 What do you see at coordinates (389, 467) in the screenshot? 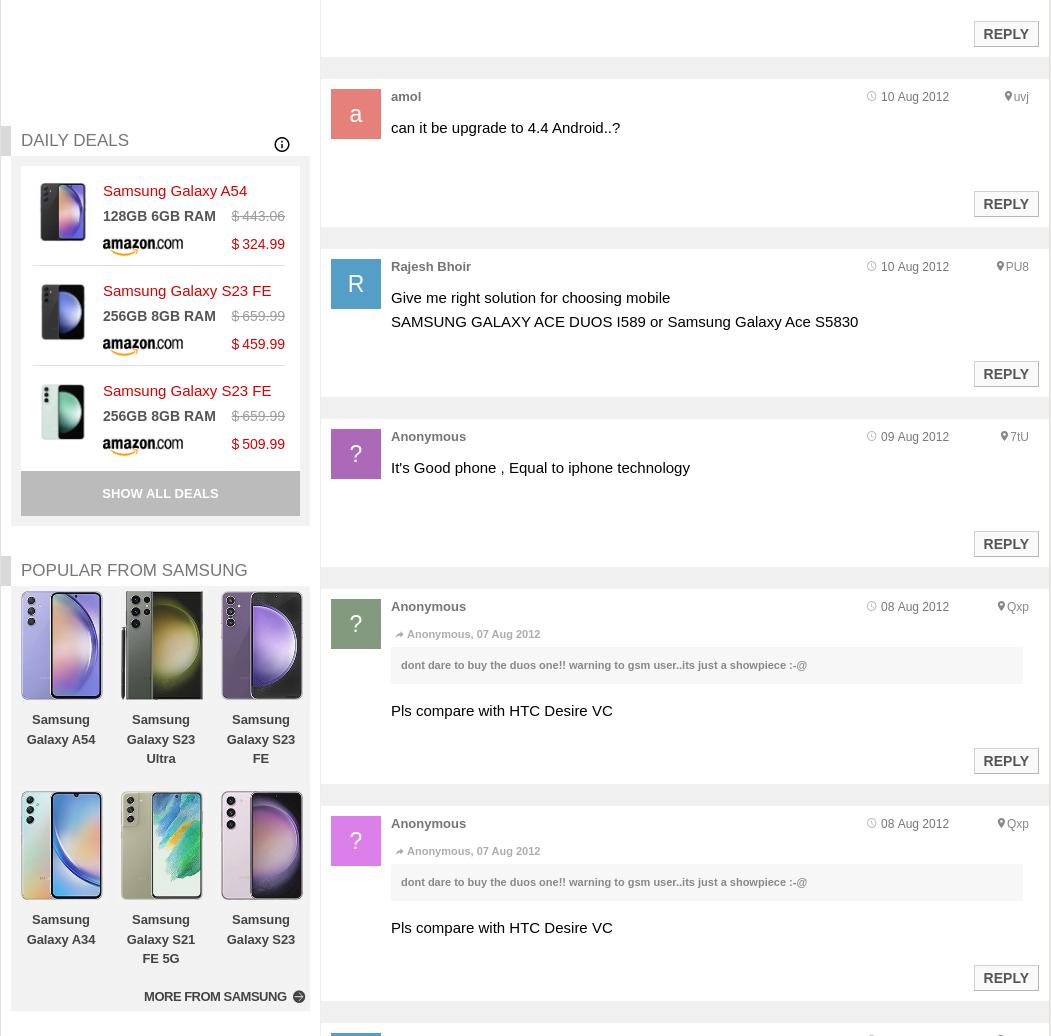
I see `'It's Good phone , Equal to iphone technology'` at bounding box center [389, 467].